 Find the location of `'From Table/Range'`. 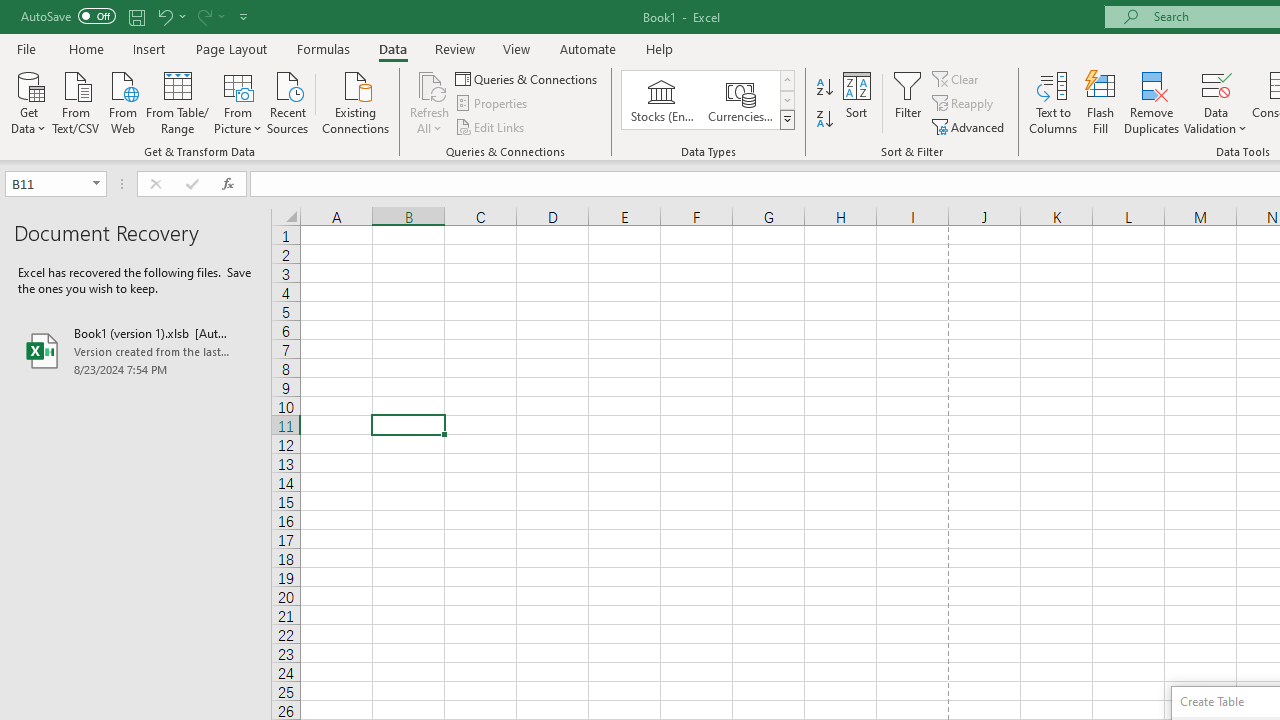

'From Table/Range' is located at coordinates (177, 101).